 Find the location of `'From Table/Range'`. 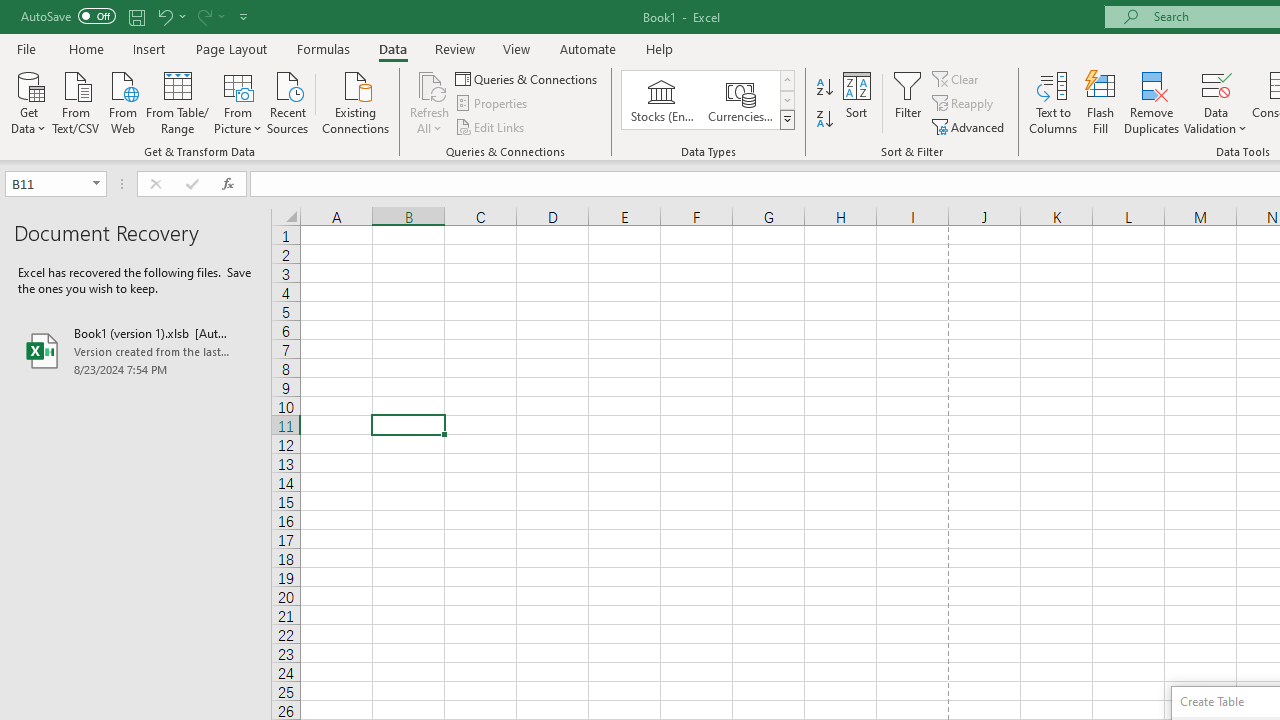

'From Table/Range' is located at coordinates (177, 101).